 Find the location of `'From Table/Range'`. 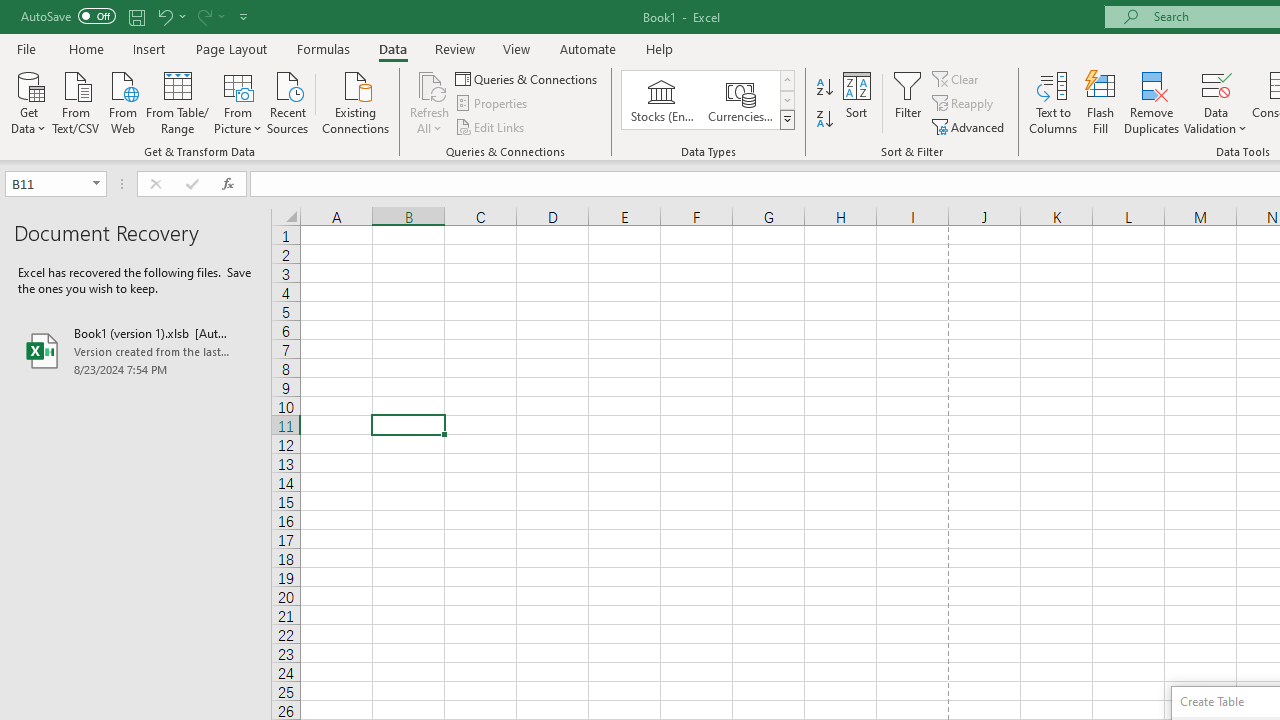

'From Table/Range' is located at coordinates (177, 101).